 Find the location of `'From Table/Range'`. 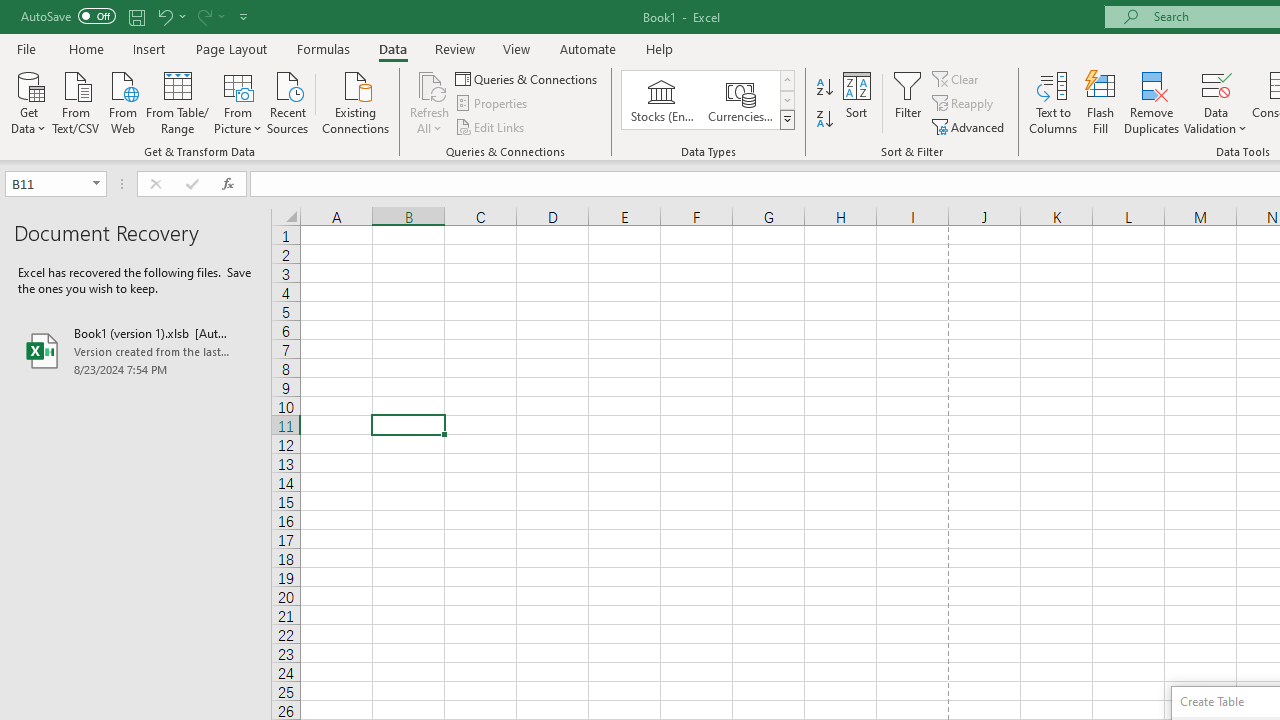

'From Table/Range' is located at coordinates (177, 101).